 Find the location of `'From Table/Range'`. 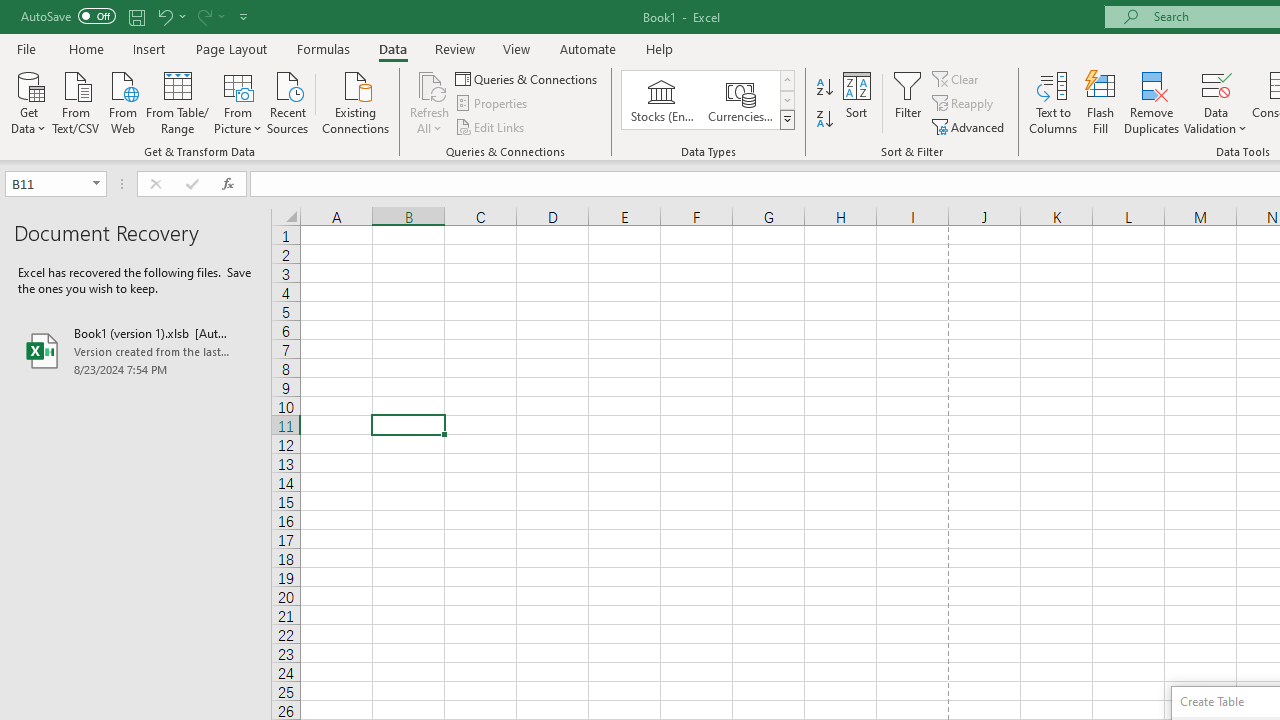

'From Table/Range' is located at coordinates (177, 101).